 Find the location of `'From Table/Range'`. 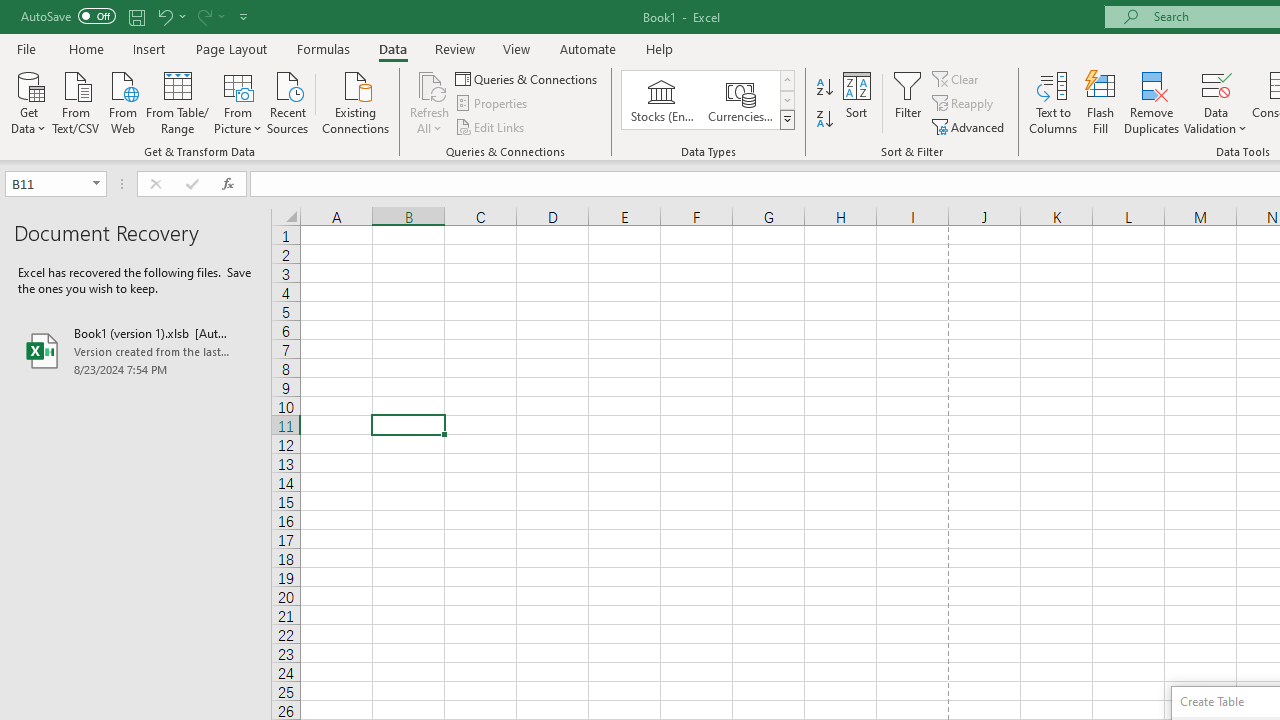

'From Table/Range' is located at coordinates (177, 101).